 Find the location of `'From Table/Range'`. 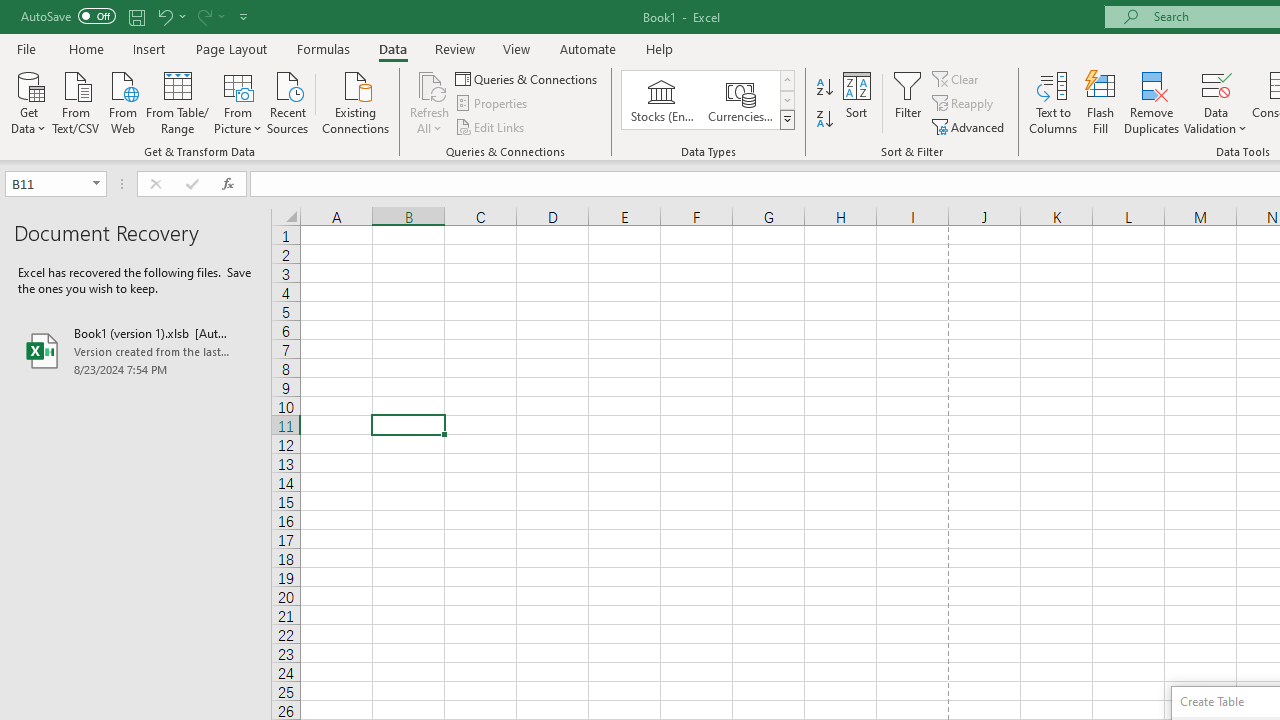

'From Table/Range' is located at coordinates (177, 101).